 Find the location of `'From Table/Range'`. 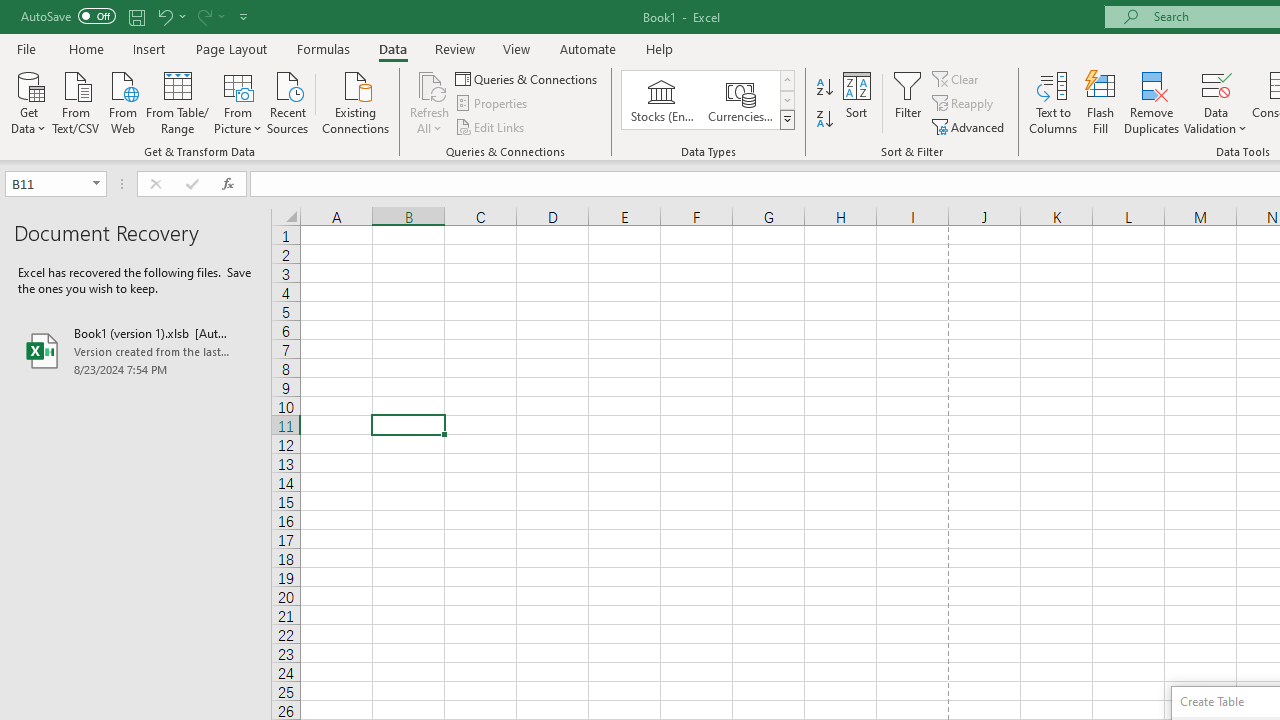

'From Table/Range' is located at coordinates (177, 101).